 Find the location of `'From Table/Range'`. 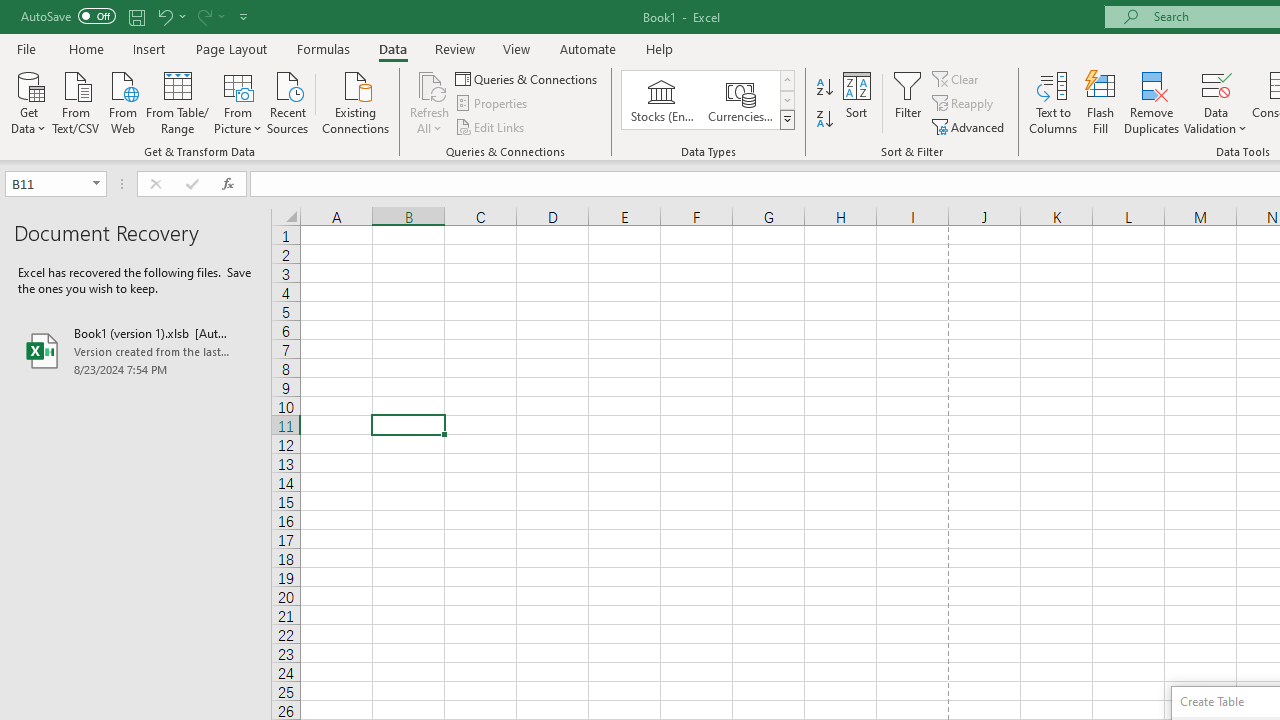

'From Table/Range' is located at coordinates (177, 101).